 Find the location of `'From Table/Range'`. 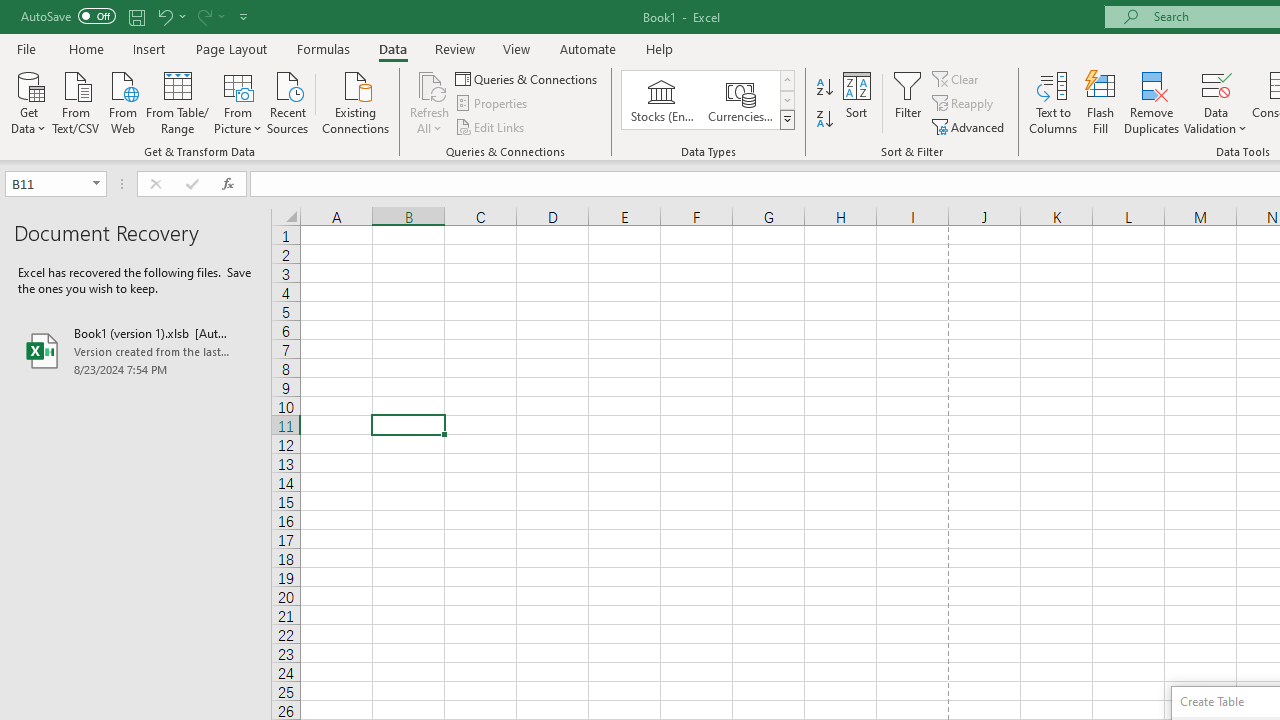

'From Table/Range' is located at coordinates (177, 101).